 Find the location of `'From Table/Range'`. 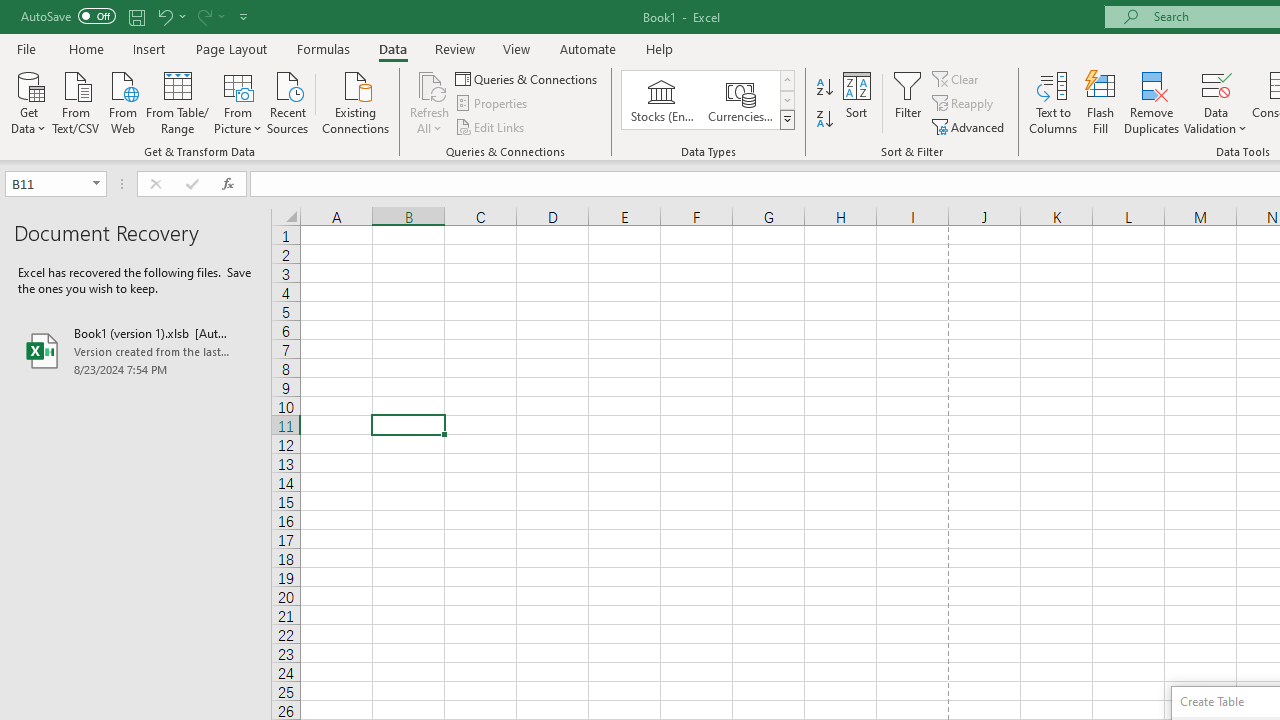

'From Table/Range' is located at coordinates (177, 101).